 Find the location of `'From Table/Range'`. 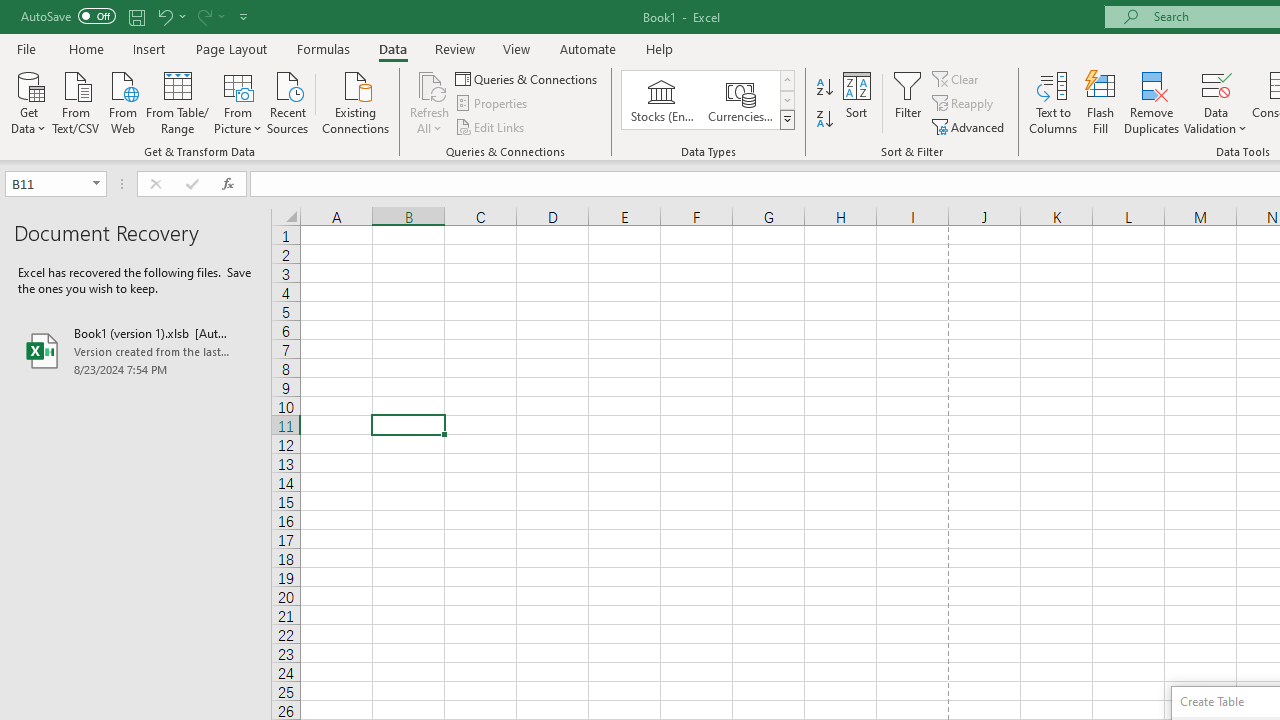

'From Table/Range' is located at coordinates (177, 101).